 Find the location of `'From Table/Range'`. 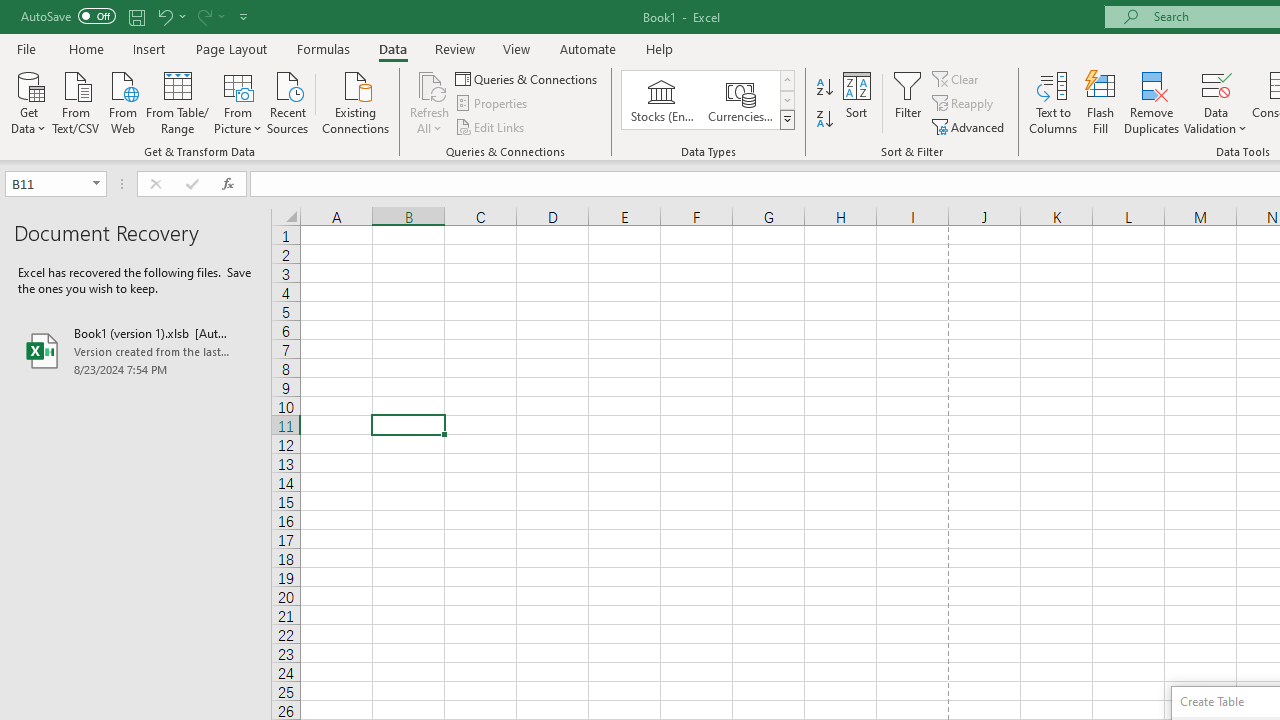

'From Table/Range' is located at coordinates (177, 101).